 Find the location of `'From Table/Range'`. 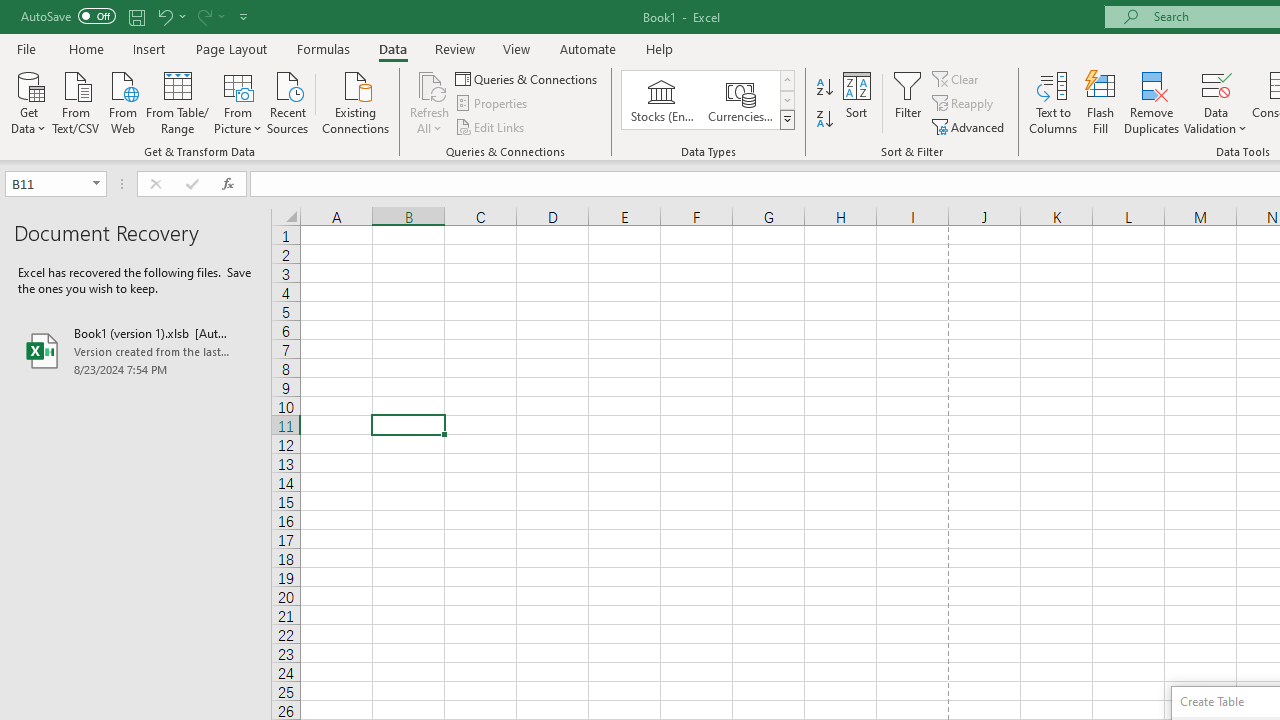

'From Table/Range' is located at coordinates (177, 101).